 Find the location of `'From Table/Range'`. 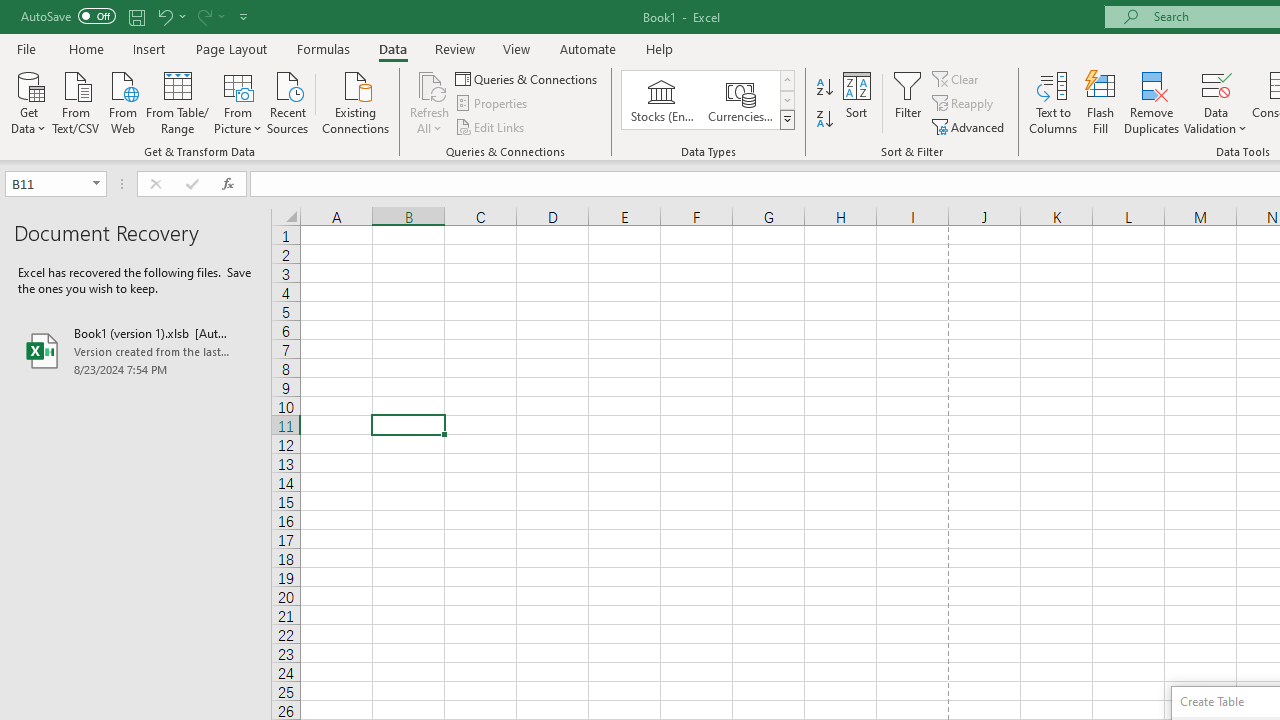

'From Table/Range' is located at coordinates (177, 101).